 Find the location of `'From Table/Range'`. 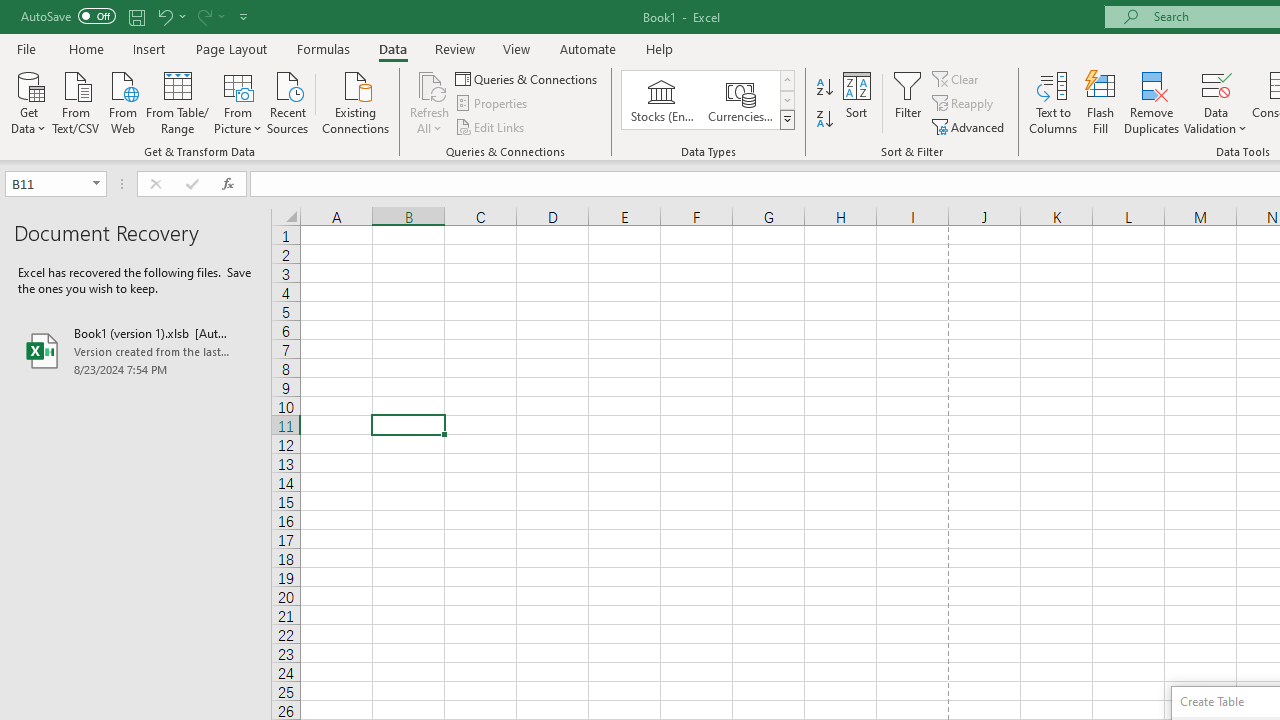

'From Table/Range' is located at coordinates (177, 101).